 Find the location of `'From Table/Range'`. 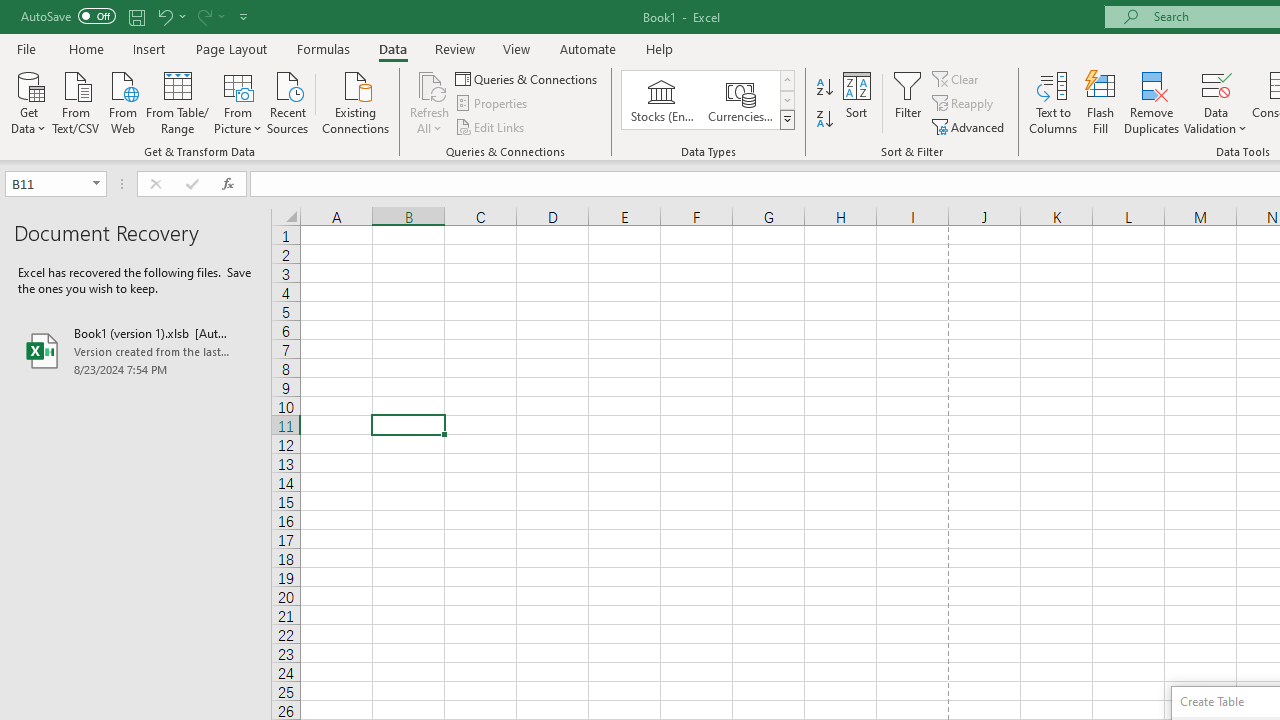

'From Table/Range' is located at coordinates (177, 101).